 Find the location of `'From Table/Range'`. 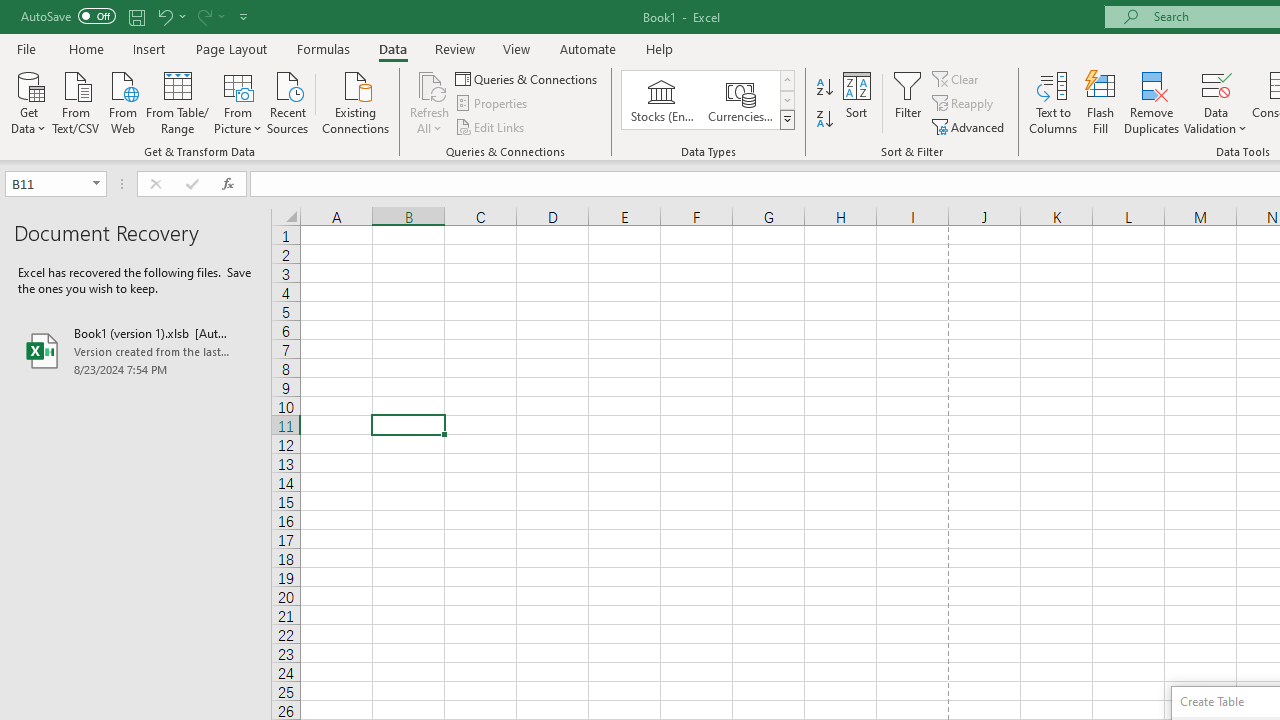

'From Table/Range' is located at coordinates (177, 101).